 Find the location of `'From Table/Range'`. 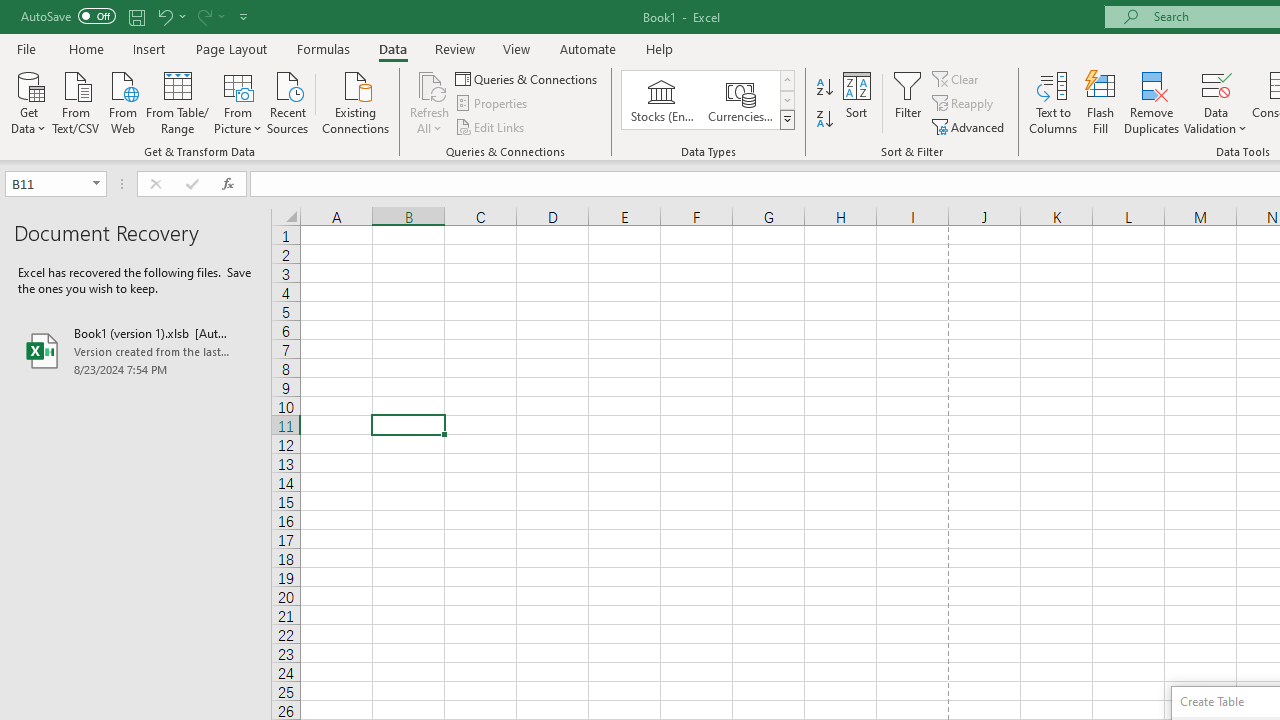

'From Table/Range' is located at coordinates (177, 101).